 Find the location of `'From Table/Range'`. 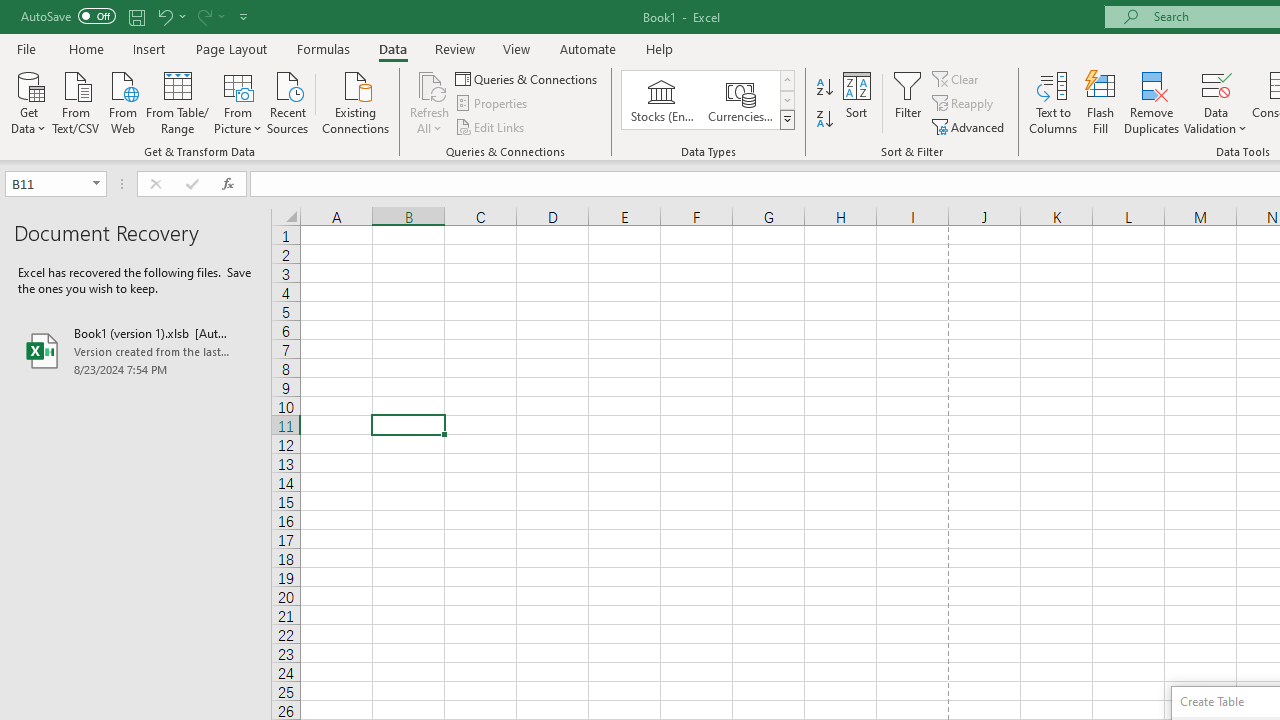

'From Table/Range' is located at coordinates (177, 101).